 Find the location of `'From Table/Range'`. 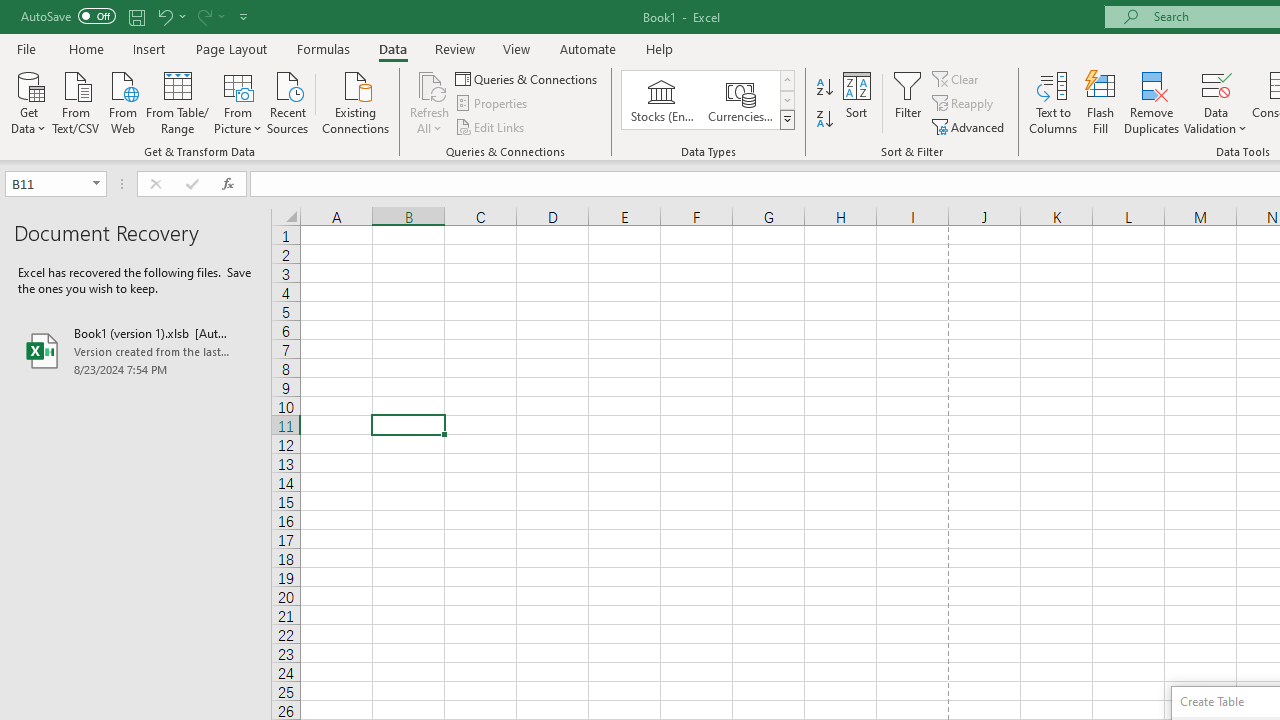

'From Table/Range' is located at coordinates (177, 101).